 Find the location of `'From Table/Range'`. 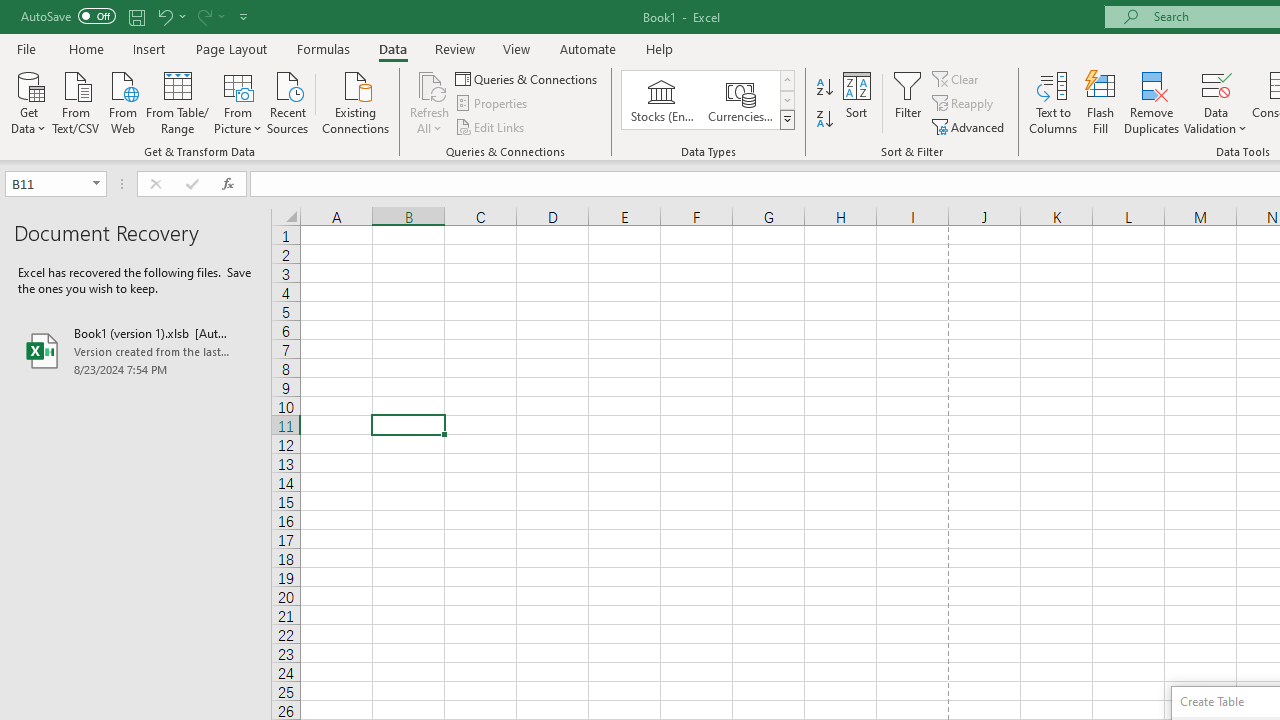

'From Table/Range' is located at coordinates (177, 101).